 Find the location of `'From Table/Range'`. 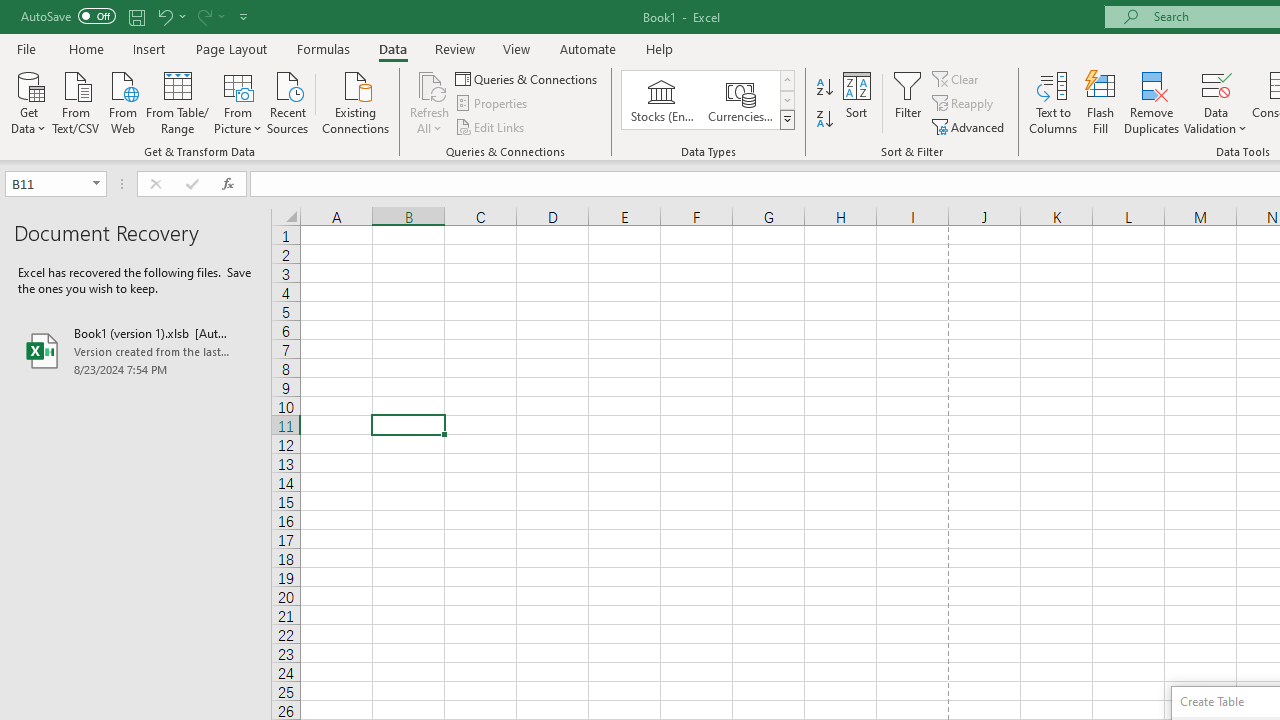

'From Table/Range' is located at coordinates (177, 101).